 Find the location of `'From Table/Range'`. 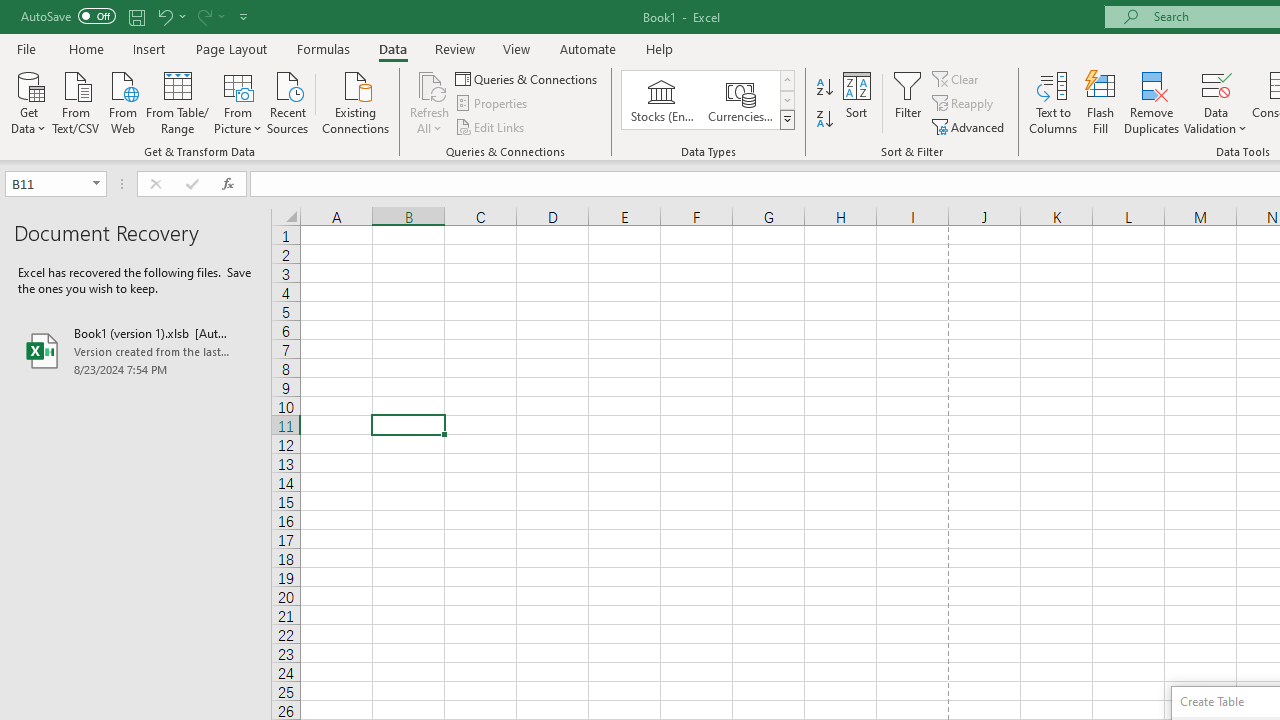

'From Table/Range' is located at coordinates (177, 101).